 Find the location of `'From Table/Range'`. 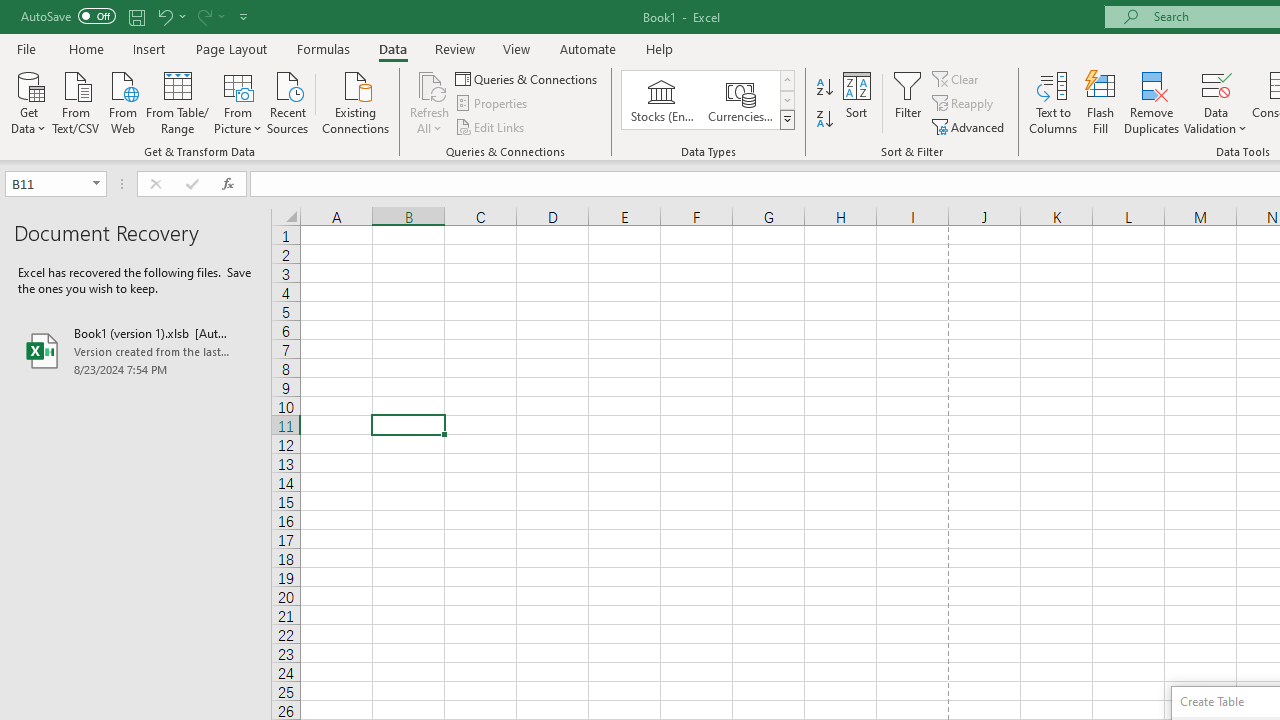

'From Table/Range' is located at coordinates (177, 101).